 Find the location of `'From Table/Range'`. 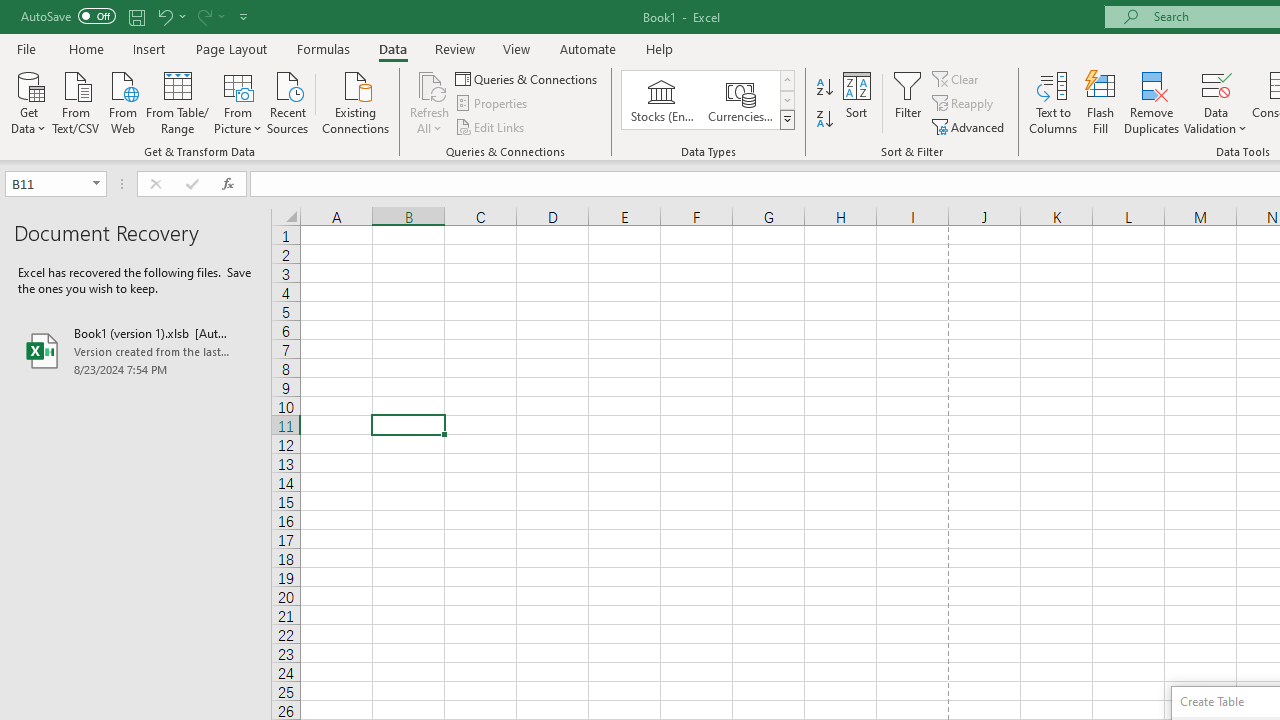

'From Table/Range' is located at coordinates (177, 101).